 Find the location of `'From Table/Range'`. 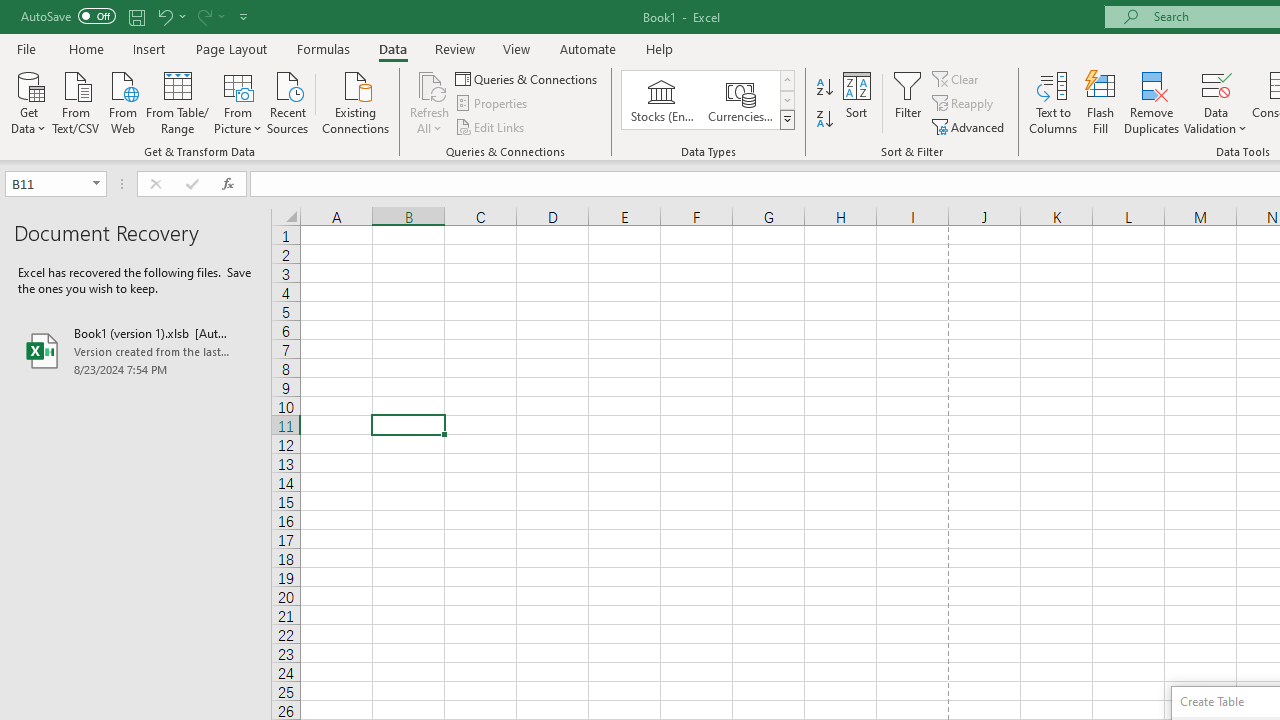

'From Table/Range' is located at coordinates (177, 101).